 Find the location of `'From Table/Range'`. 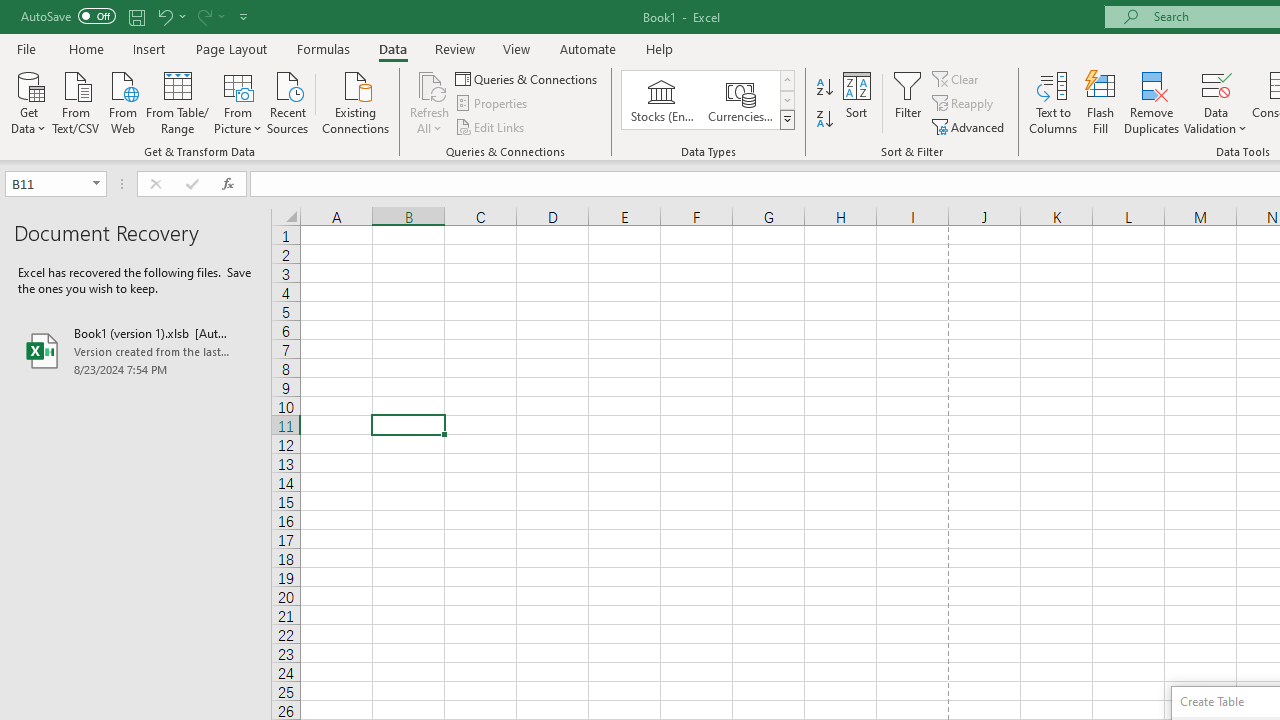

'From Table/Range' is located at coordinates (177, 101).